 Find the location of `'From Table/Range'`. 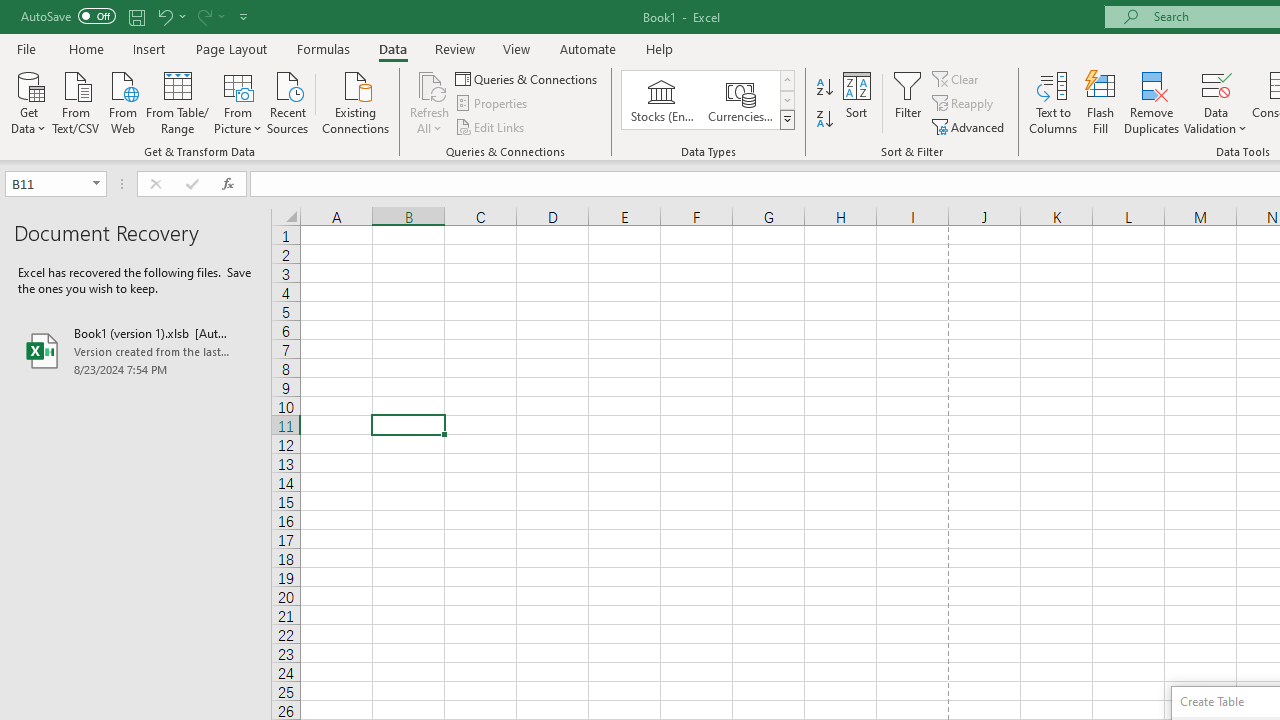

'From Table/Range' is located at coordinates (177, 101).